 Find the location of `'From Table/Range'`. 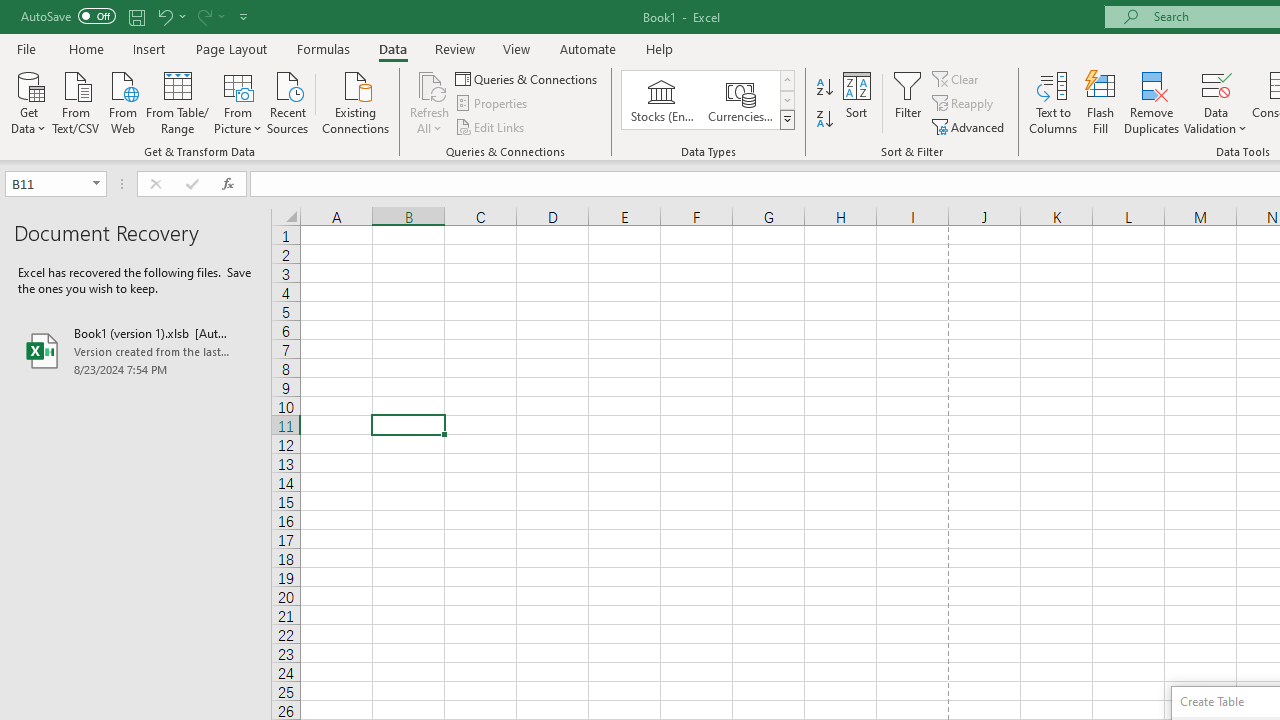

'From Table/Range' is located at coordinates (177, 101).